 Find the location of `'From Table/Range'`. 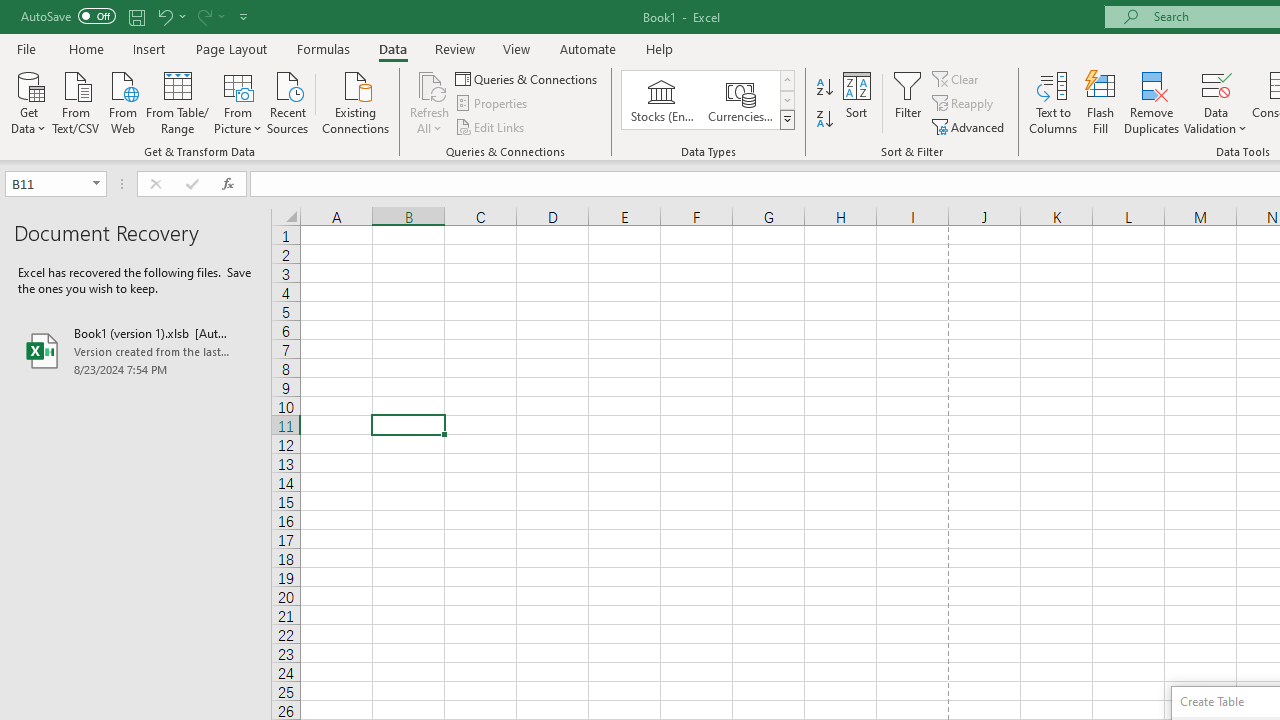

'From Table/Range' is located at coordinates (177, 101).